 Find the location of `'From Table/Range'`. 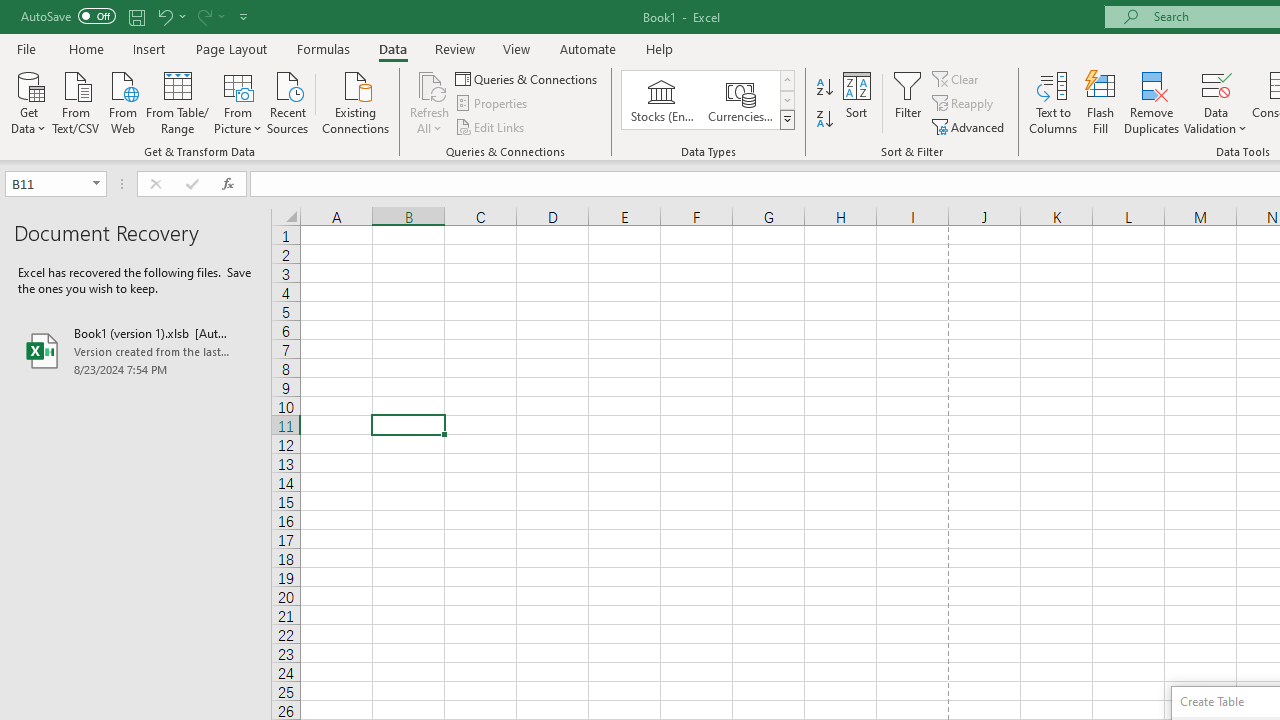

'From Table/Range' is located at coordinates (177, 101).